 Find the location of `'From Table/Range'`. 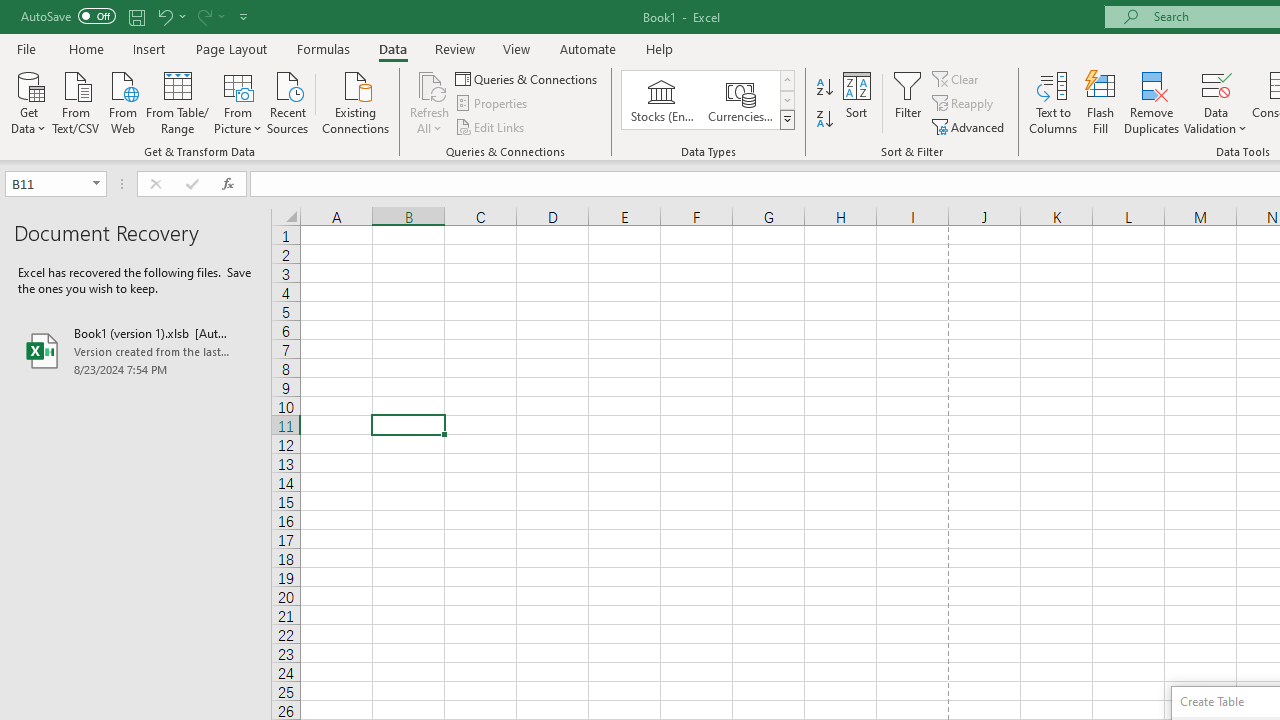

'From Table/Range' is located at coordinates (177, 101).